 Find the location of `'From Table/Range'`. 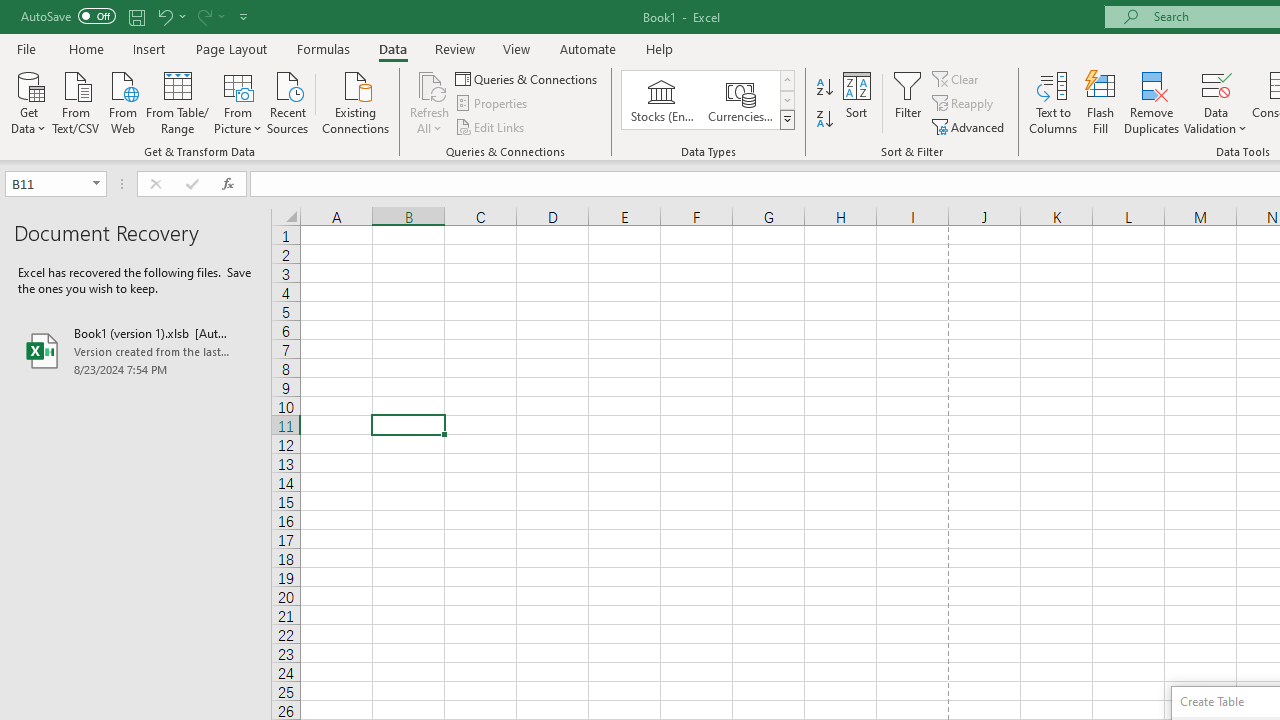

'From Table/Range' is located at coordinates (177, 101).